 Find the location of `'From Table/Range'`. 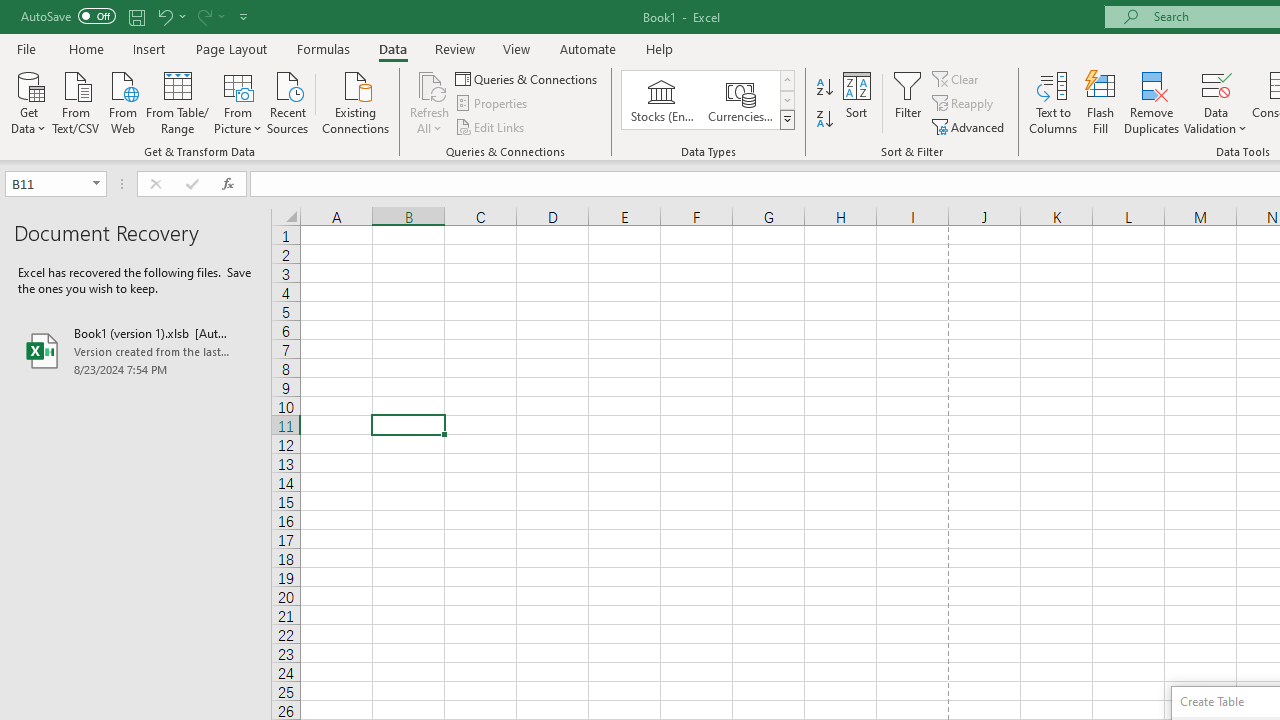

'From Table/Range' is located at coordinates (177, 101).